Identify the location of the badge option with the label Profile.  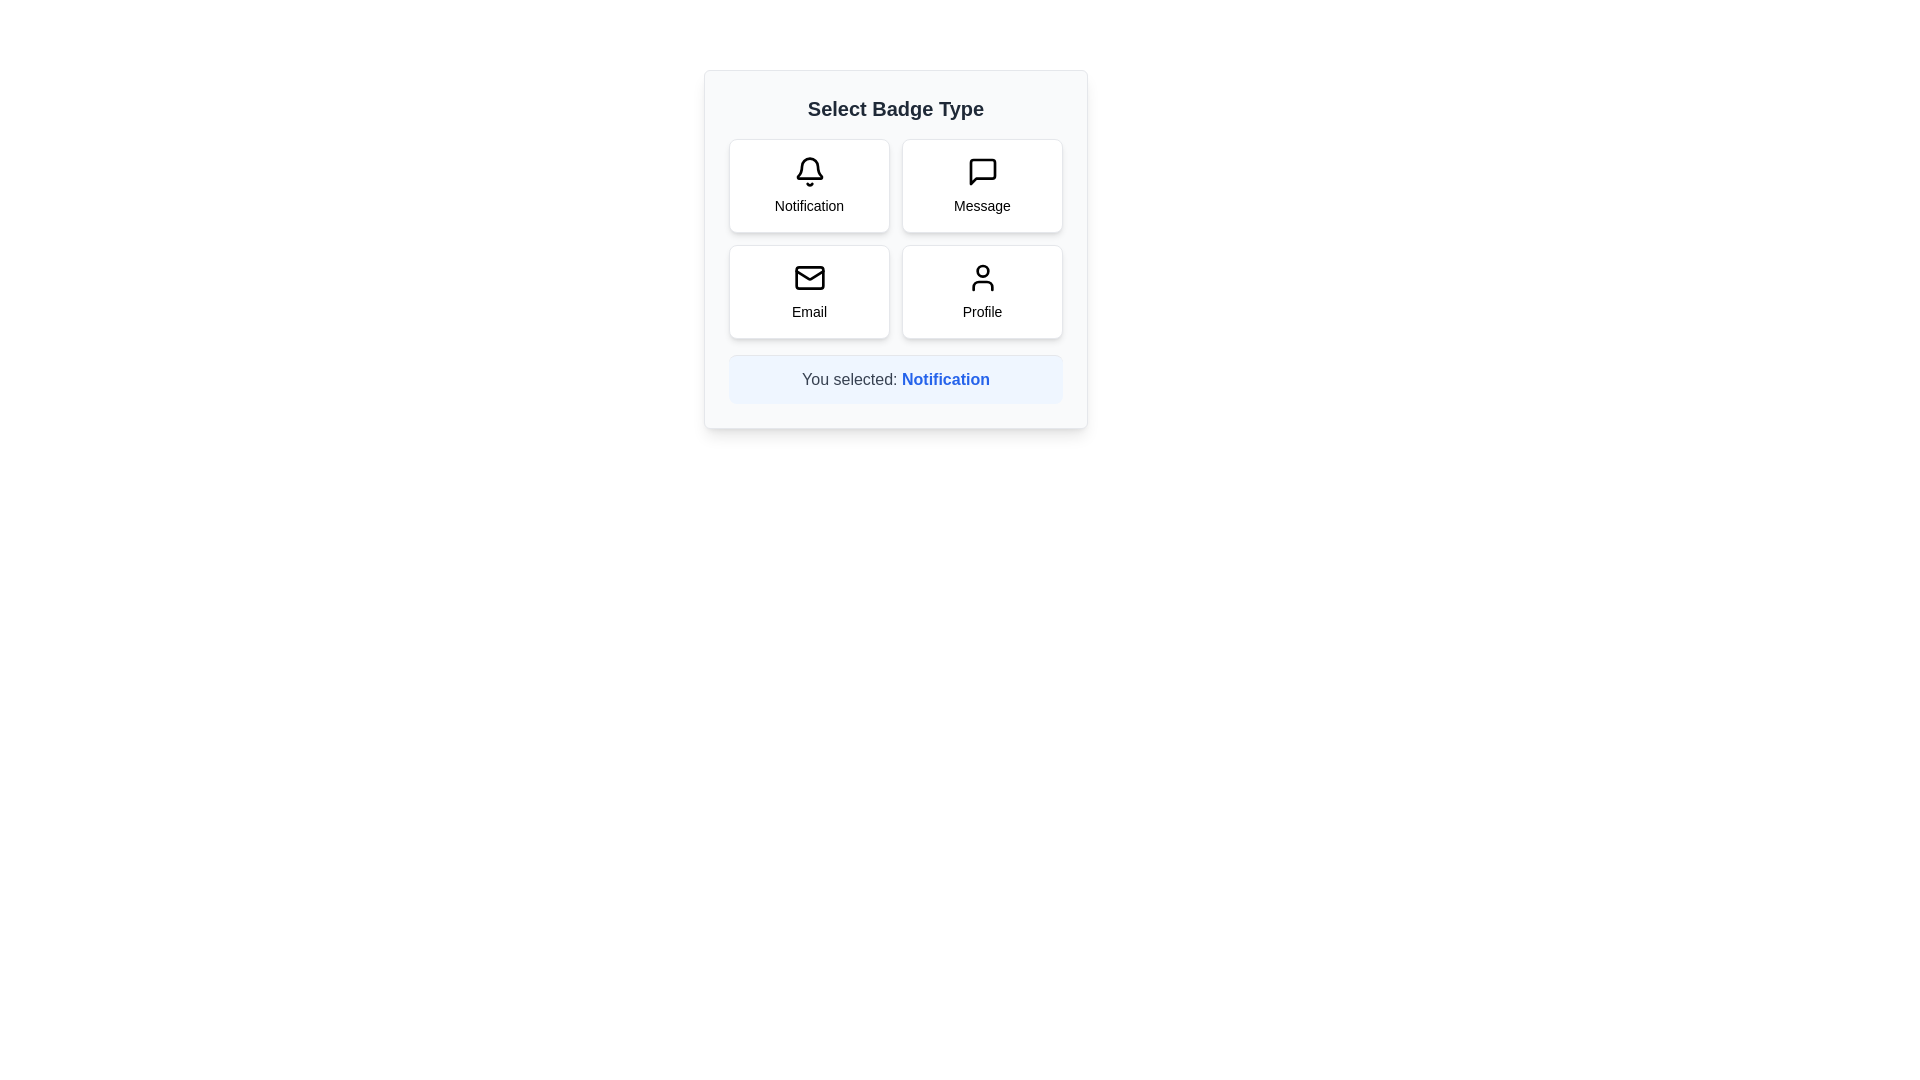
(982, 292).